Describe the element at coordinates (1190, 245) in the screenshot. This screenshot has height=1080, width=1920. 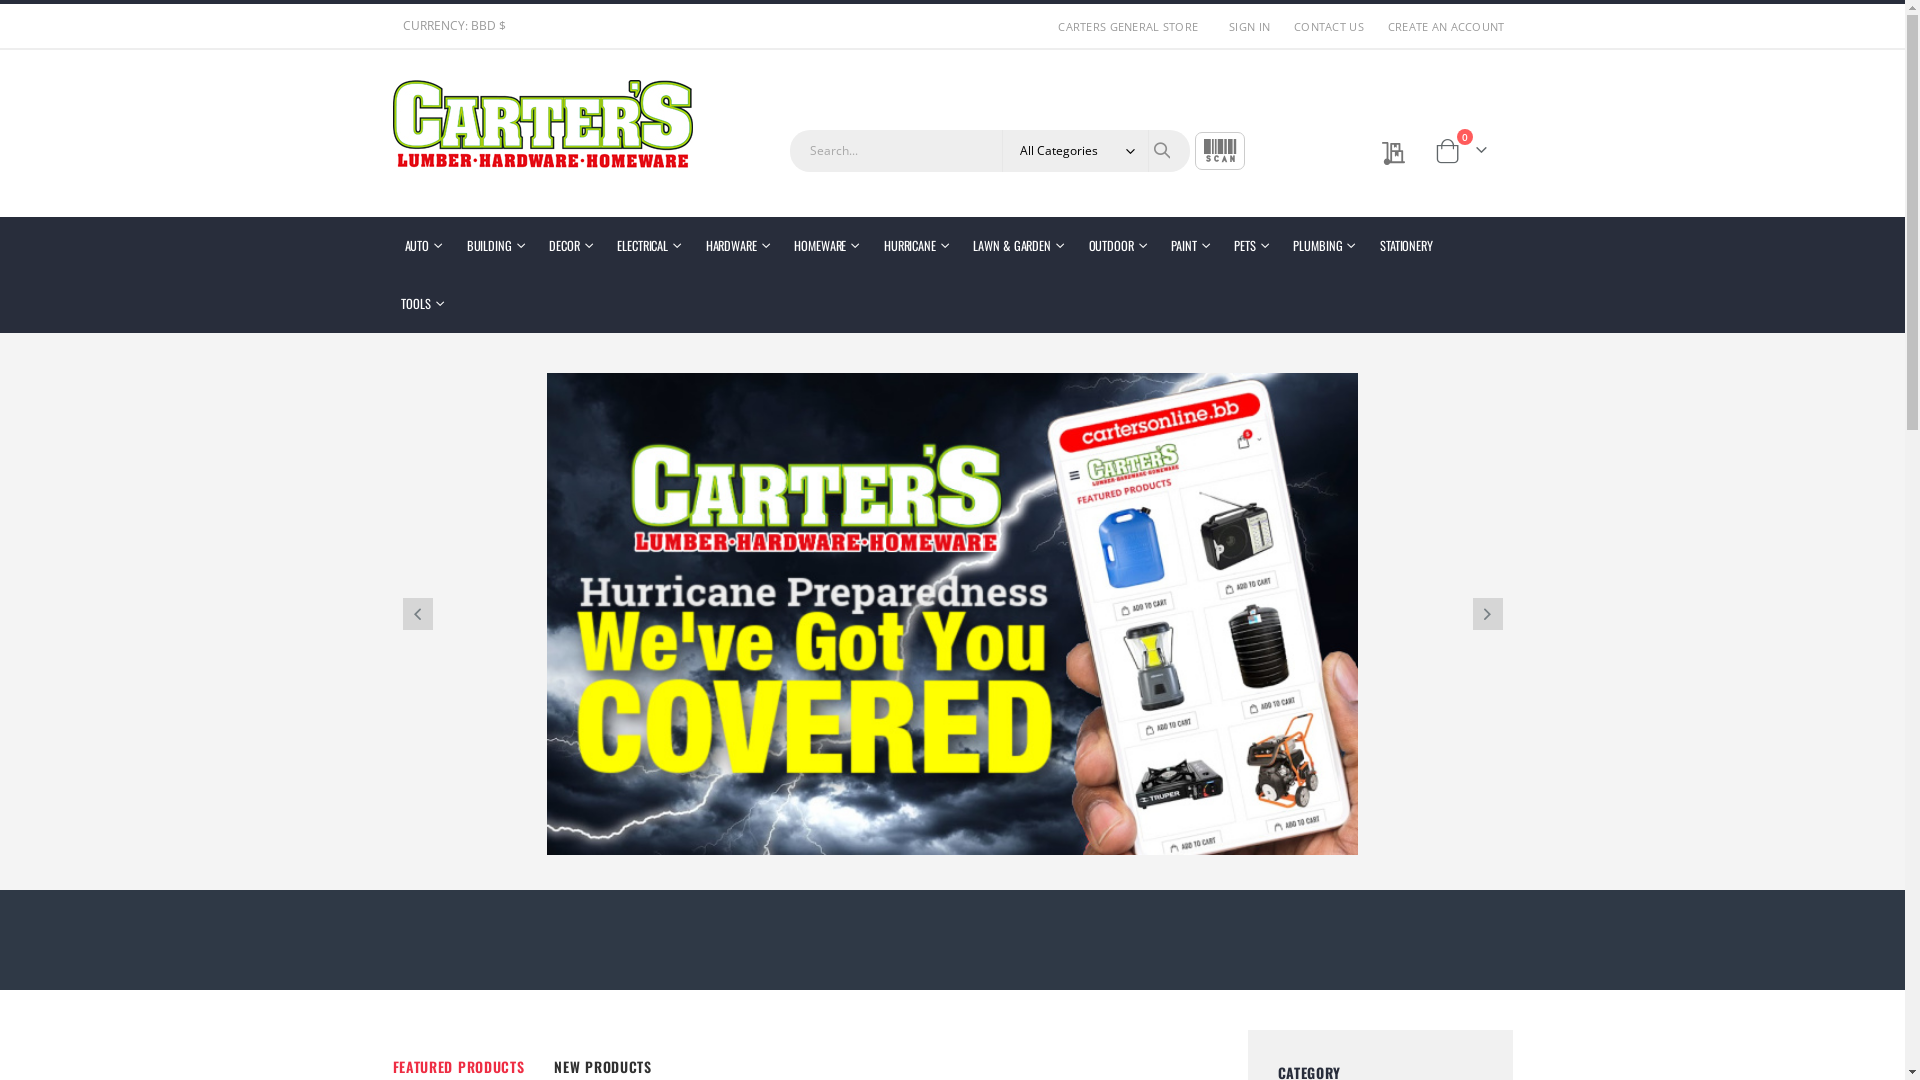
I see `'PAINT'` at that location.